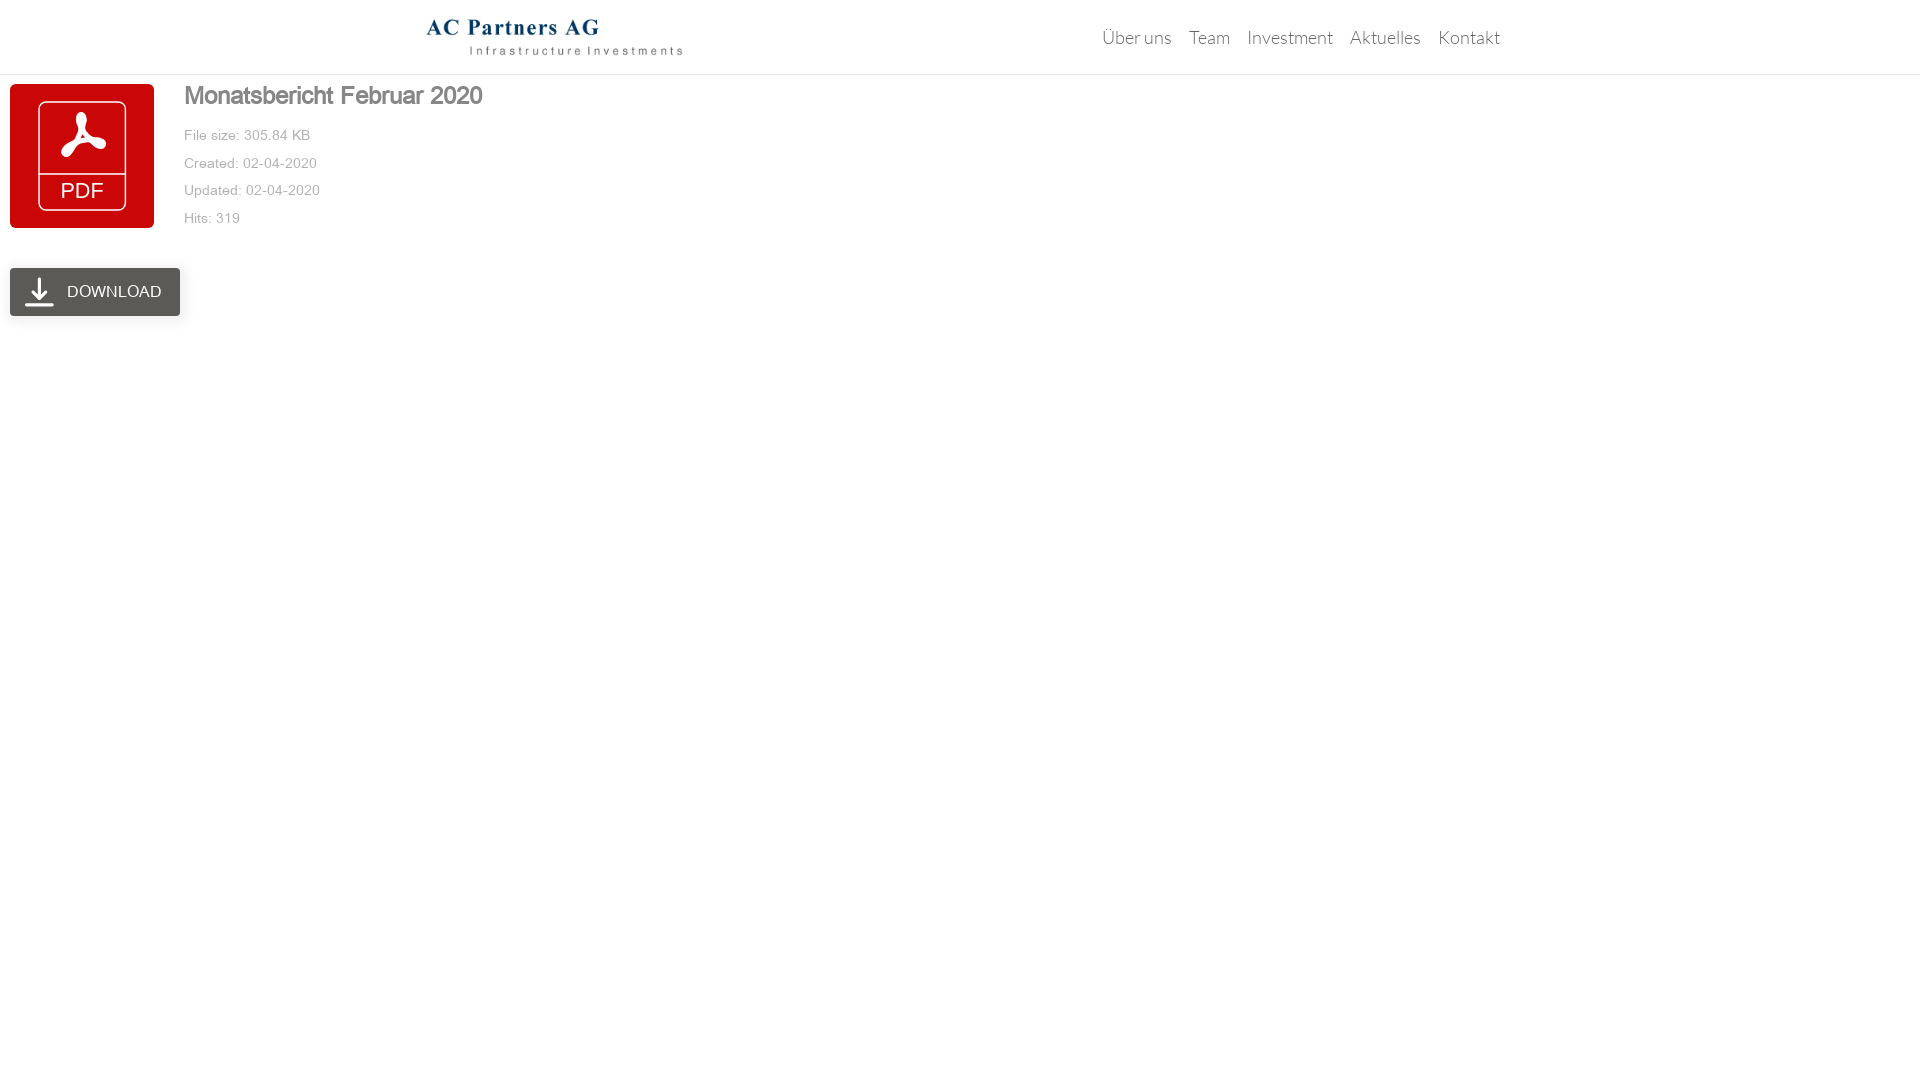 Image resolution: width=1920 pixels, height=1080 pixels. Describe the element at coordinates (1290, 50) in the screenshot. I see `'Investment'` at that location.